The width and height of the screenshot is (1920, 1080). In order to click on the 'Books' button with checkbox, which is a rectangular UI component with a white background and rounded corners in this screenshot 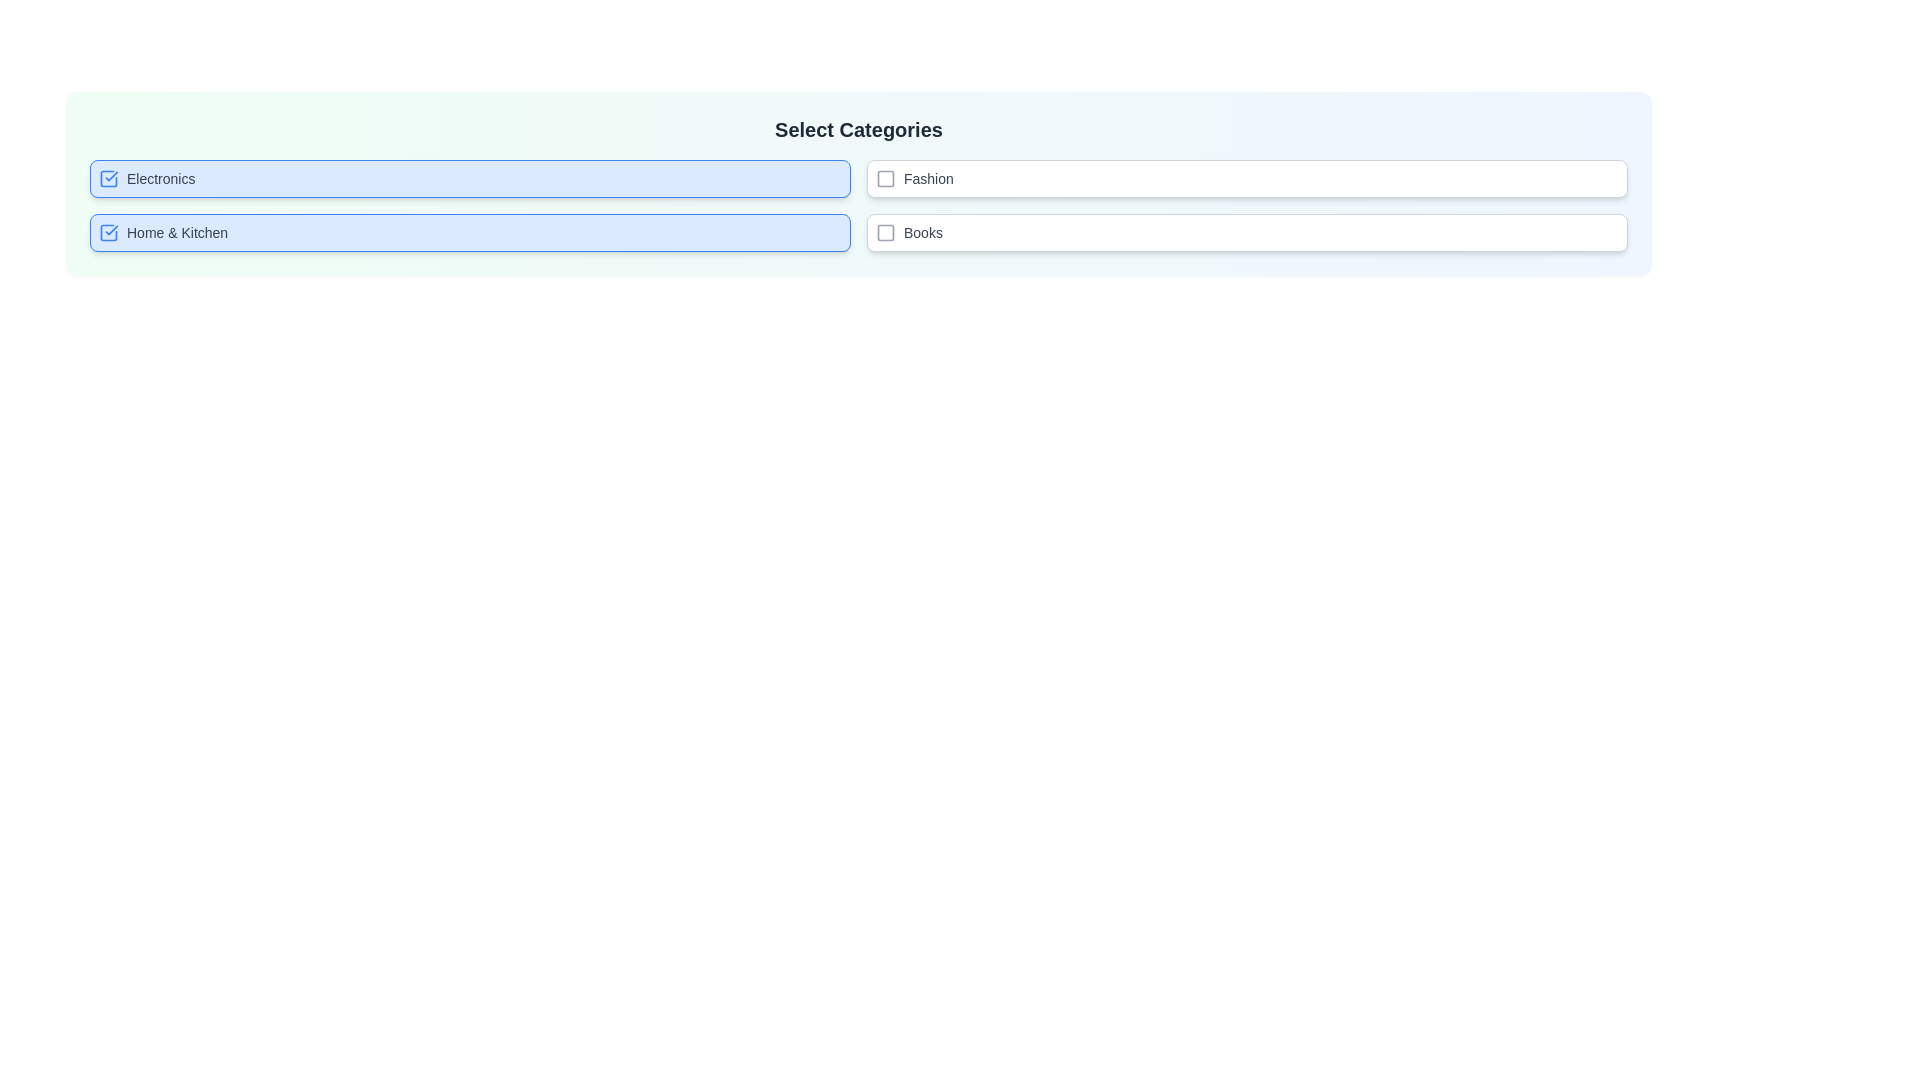, I will do `click(1246, 231)`.